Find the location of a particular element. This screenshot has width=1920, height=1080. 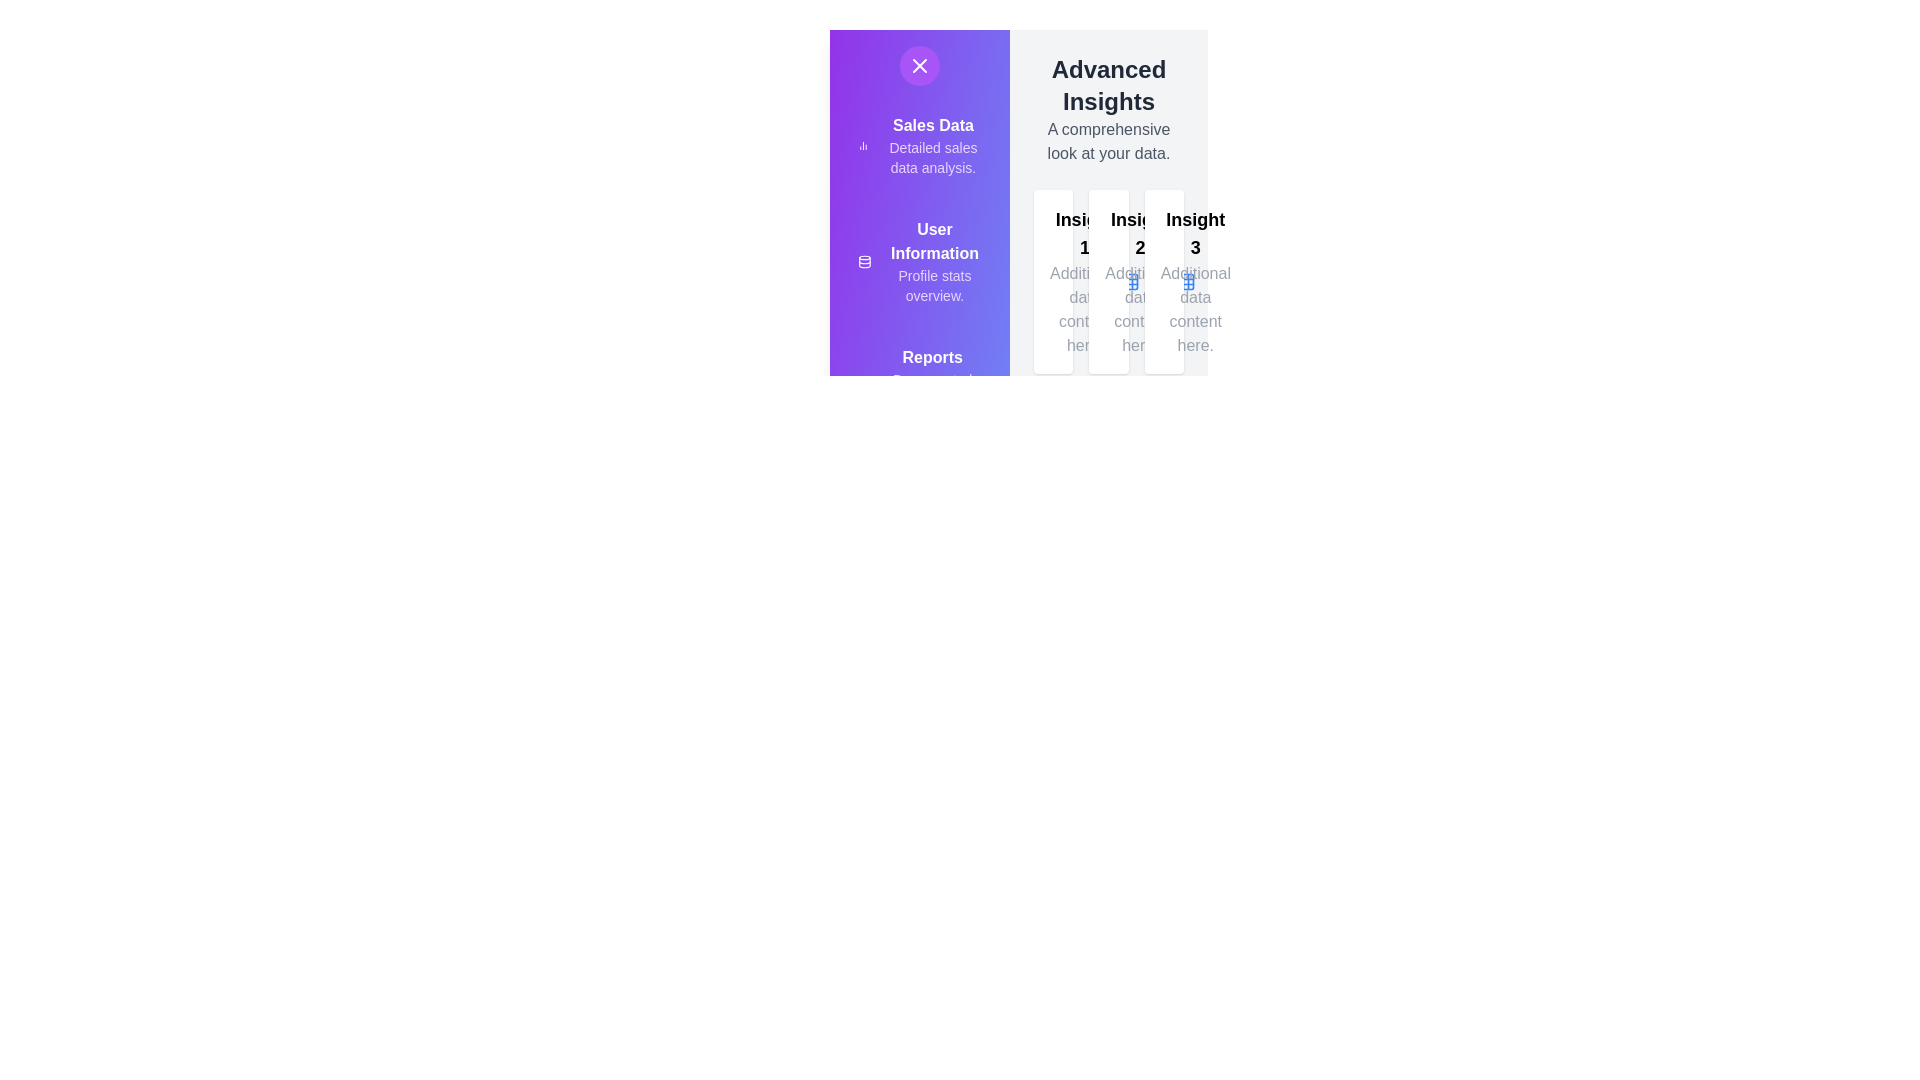

the menu item Reports to observe the visual effect is located at coordinates (849, 349).